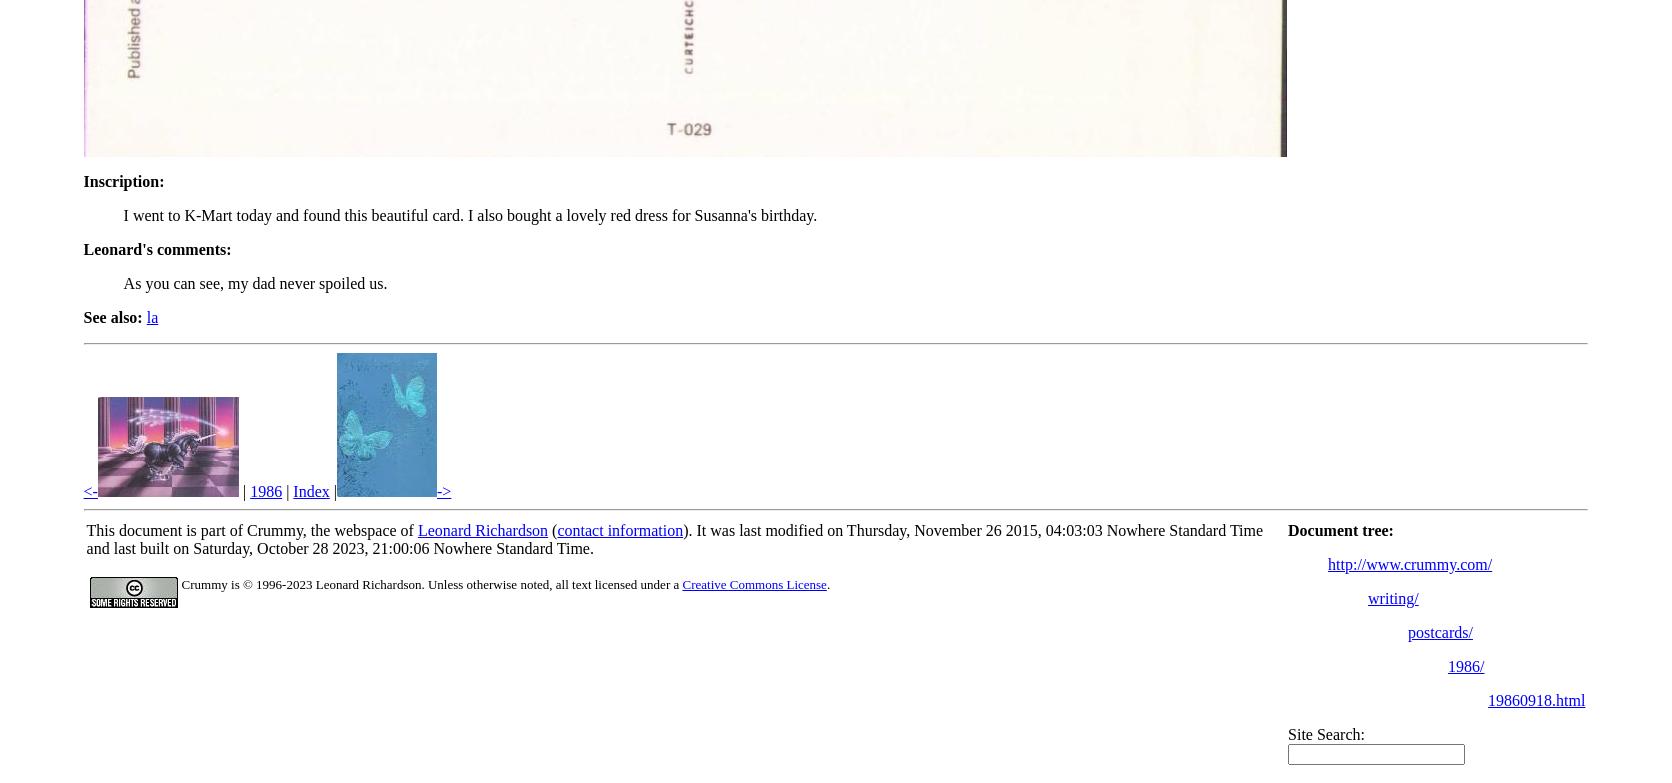 This screenshot has width=1672, height=783. What do you see at coordinates (1438, 631) in the screenshot?
I see `'postcards/'` at bounding box center [1438, 631].